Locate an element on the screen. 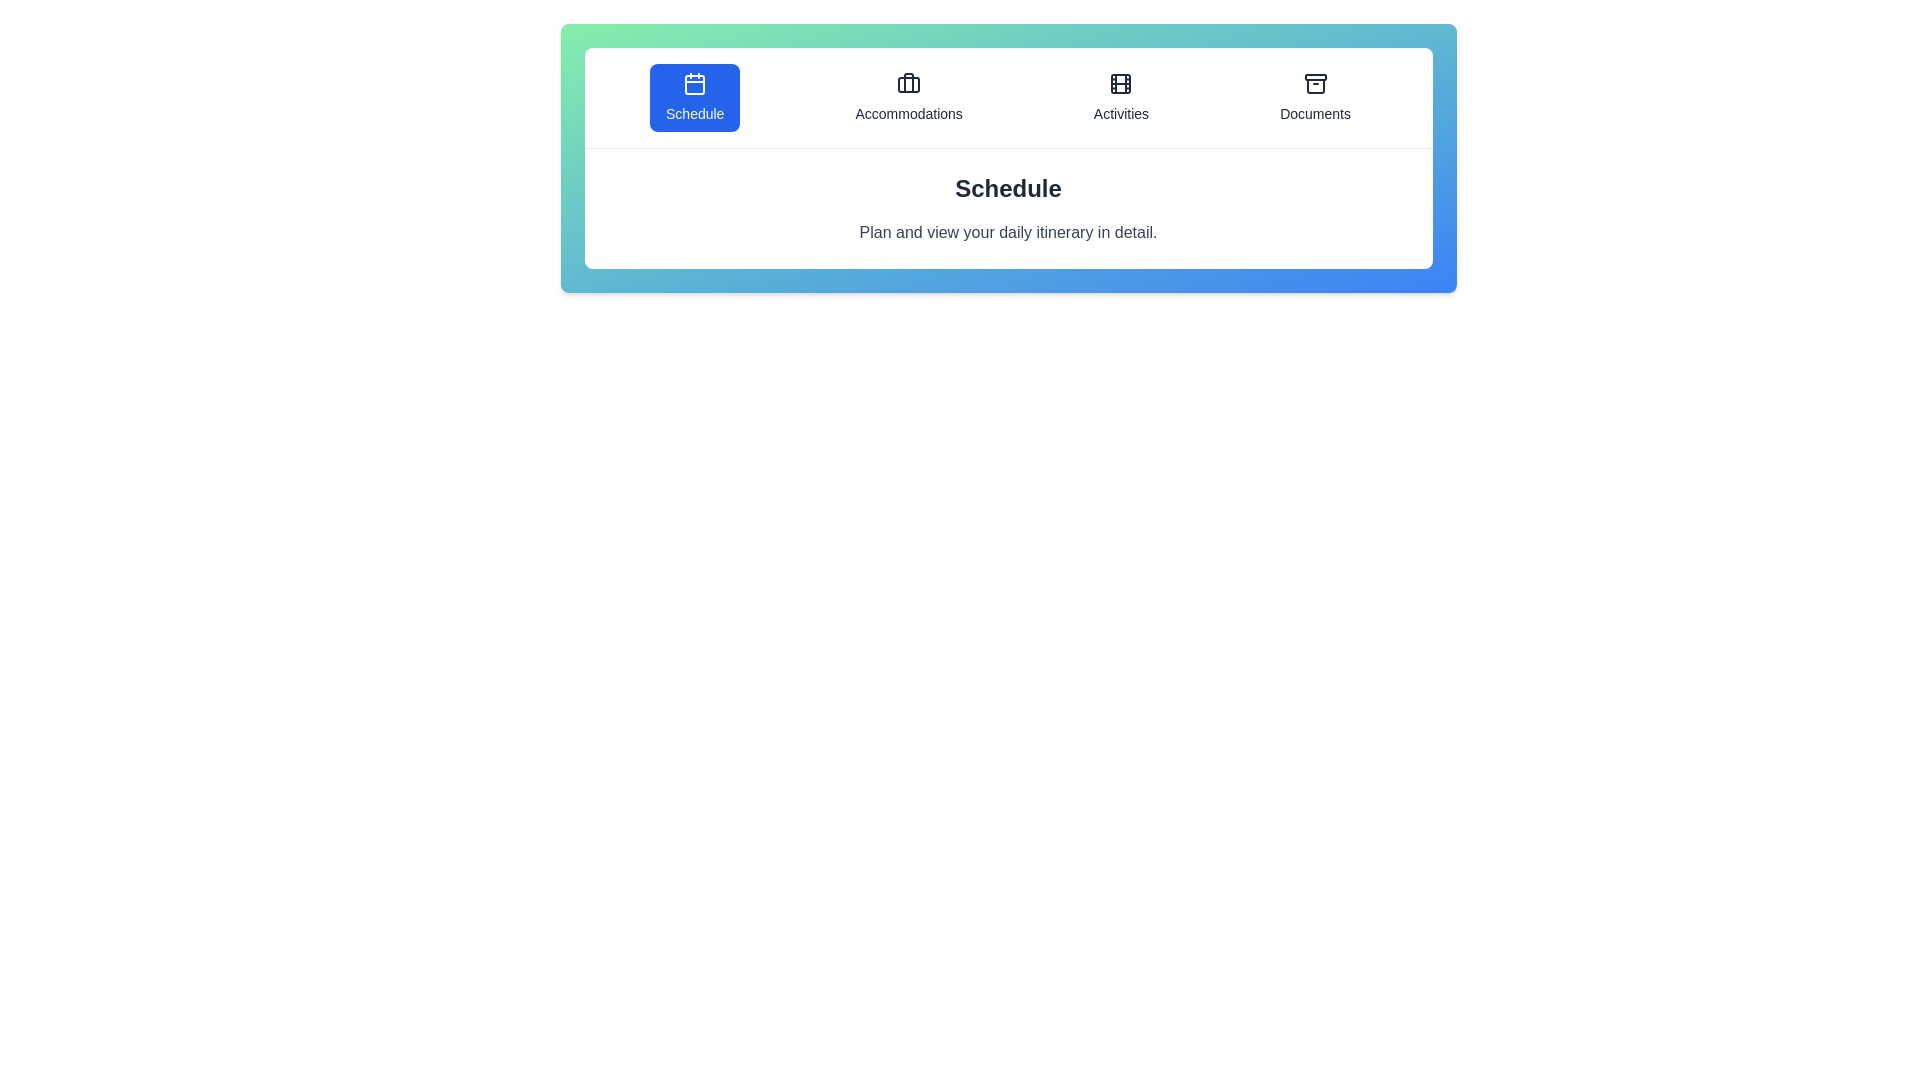  the background of the ItineraryPlanner component is located at coordinates (1008, 519).